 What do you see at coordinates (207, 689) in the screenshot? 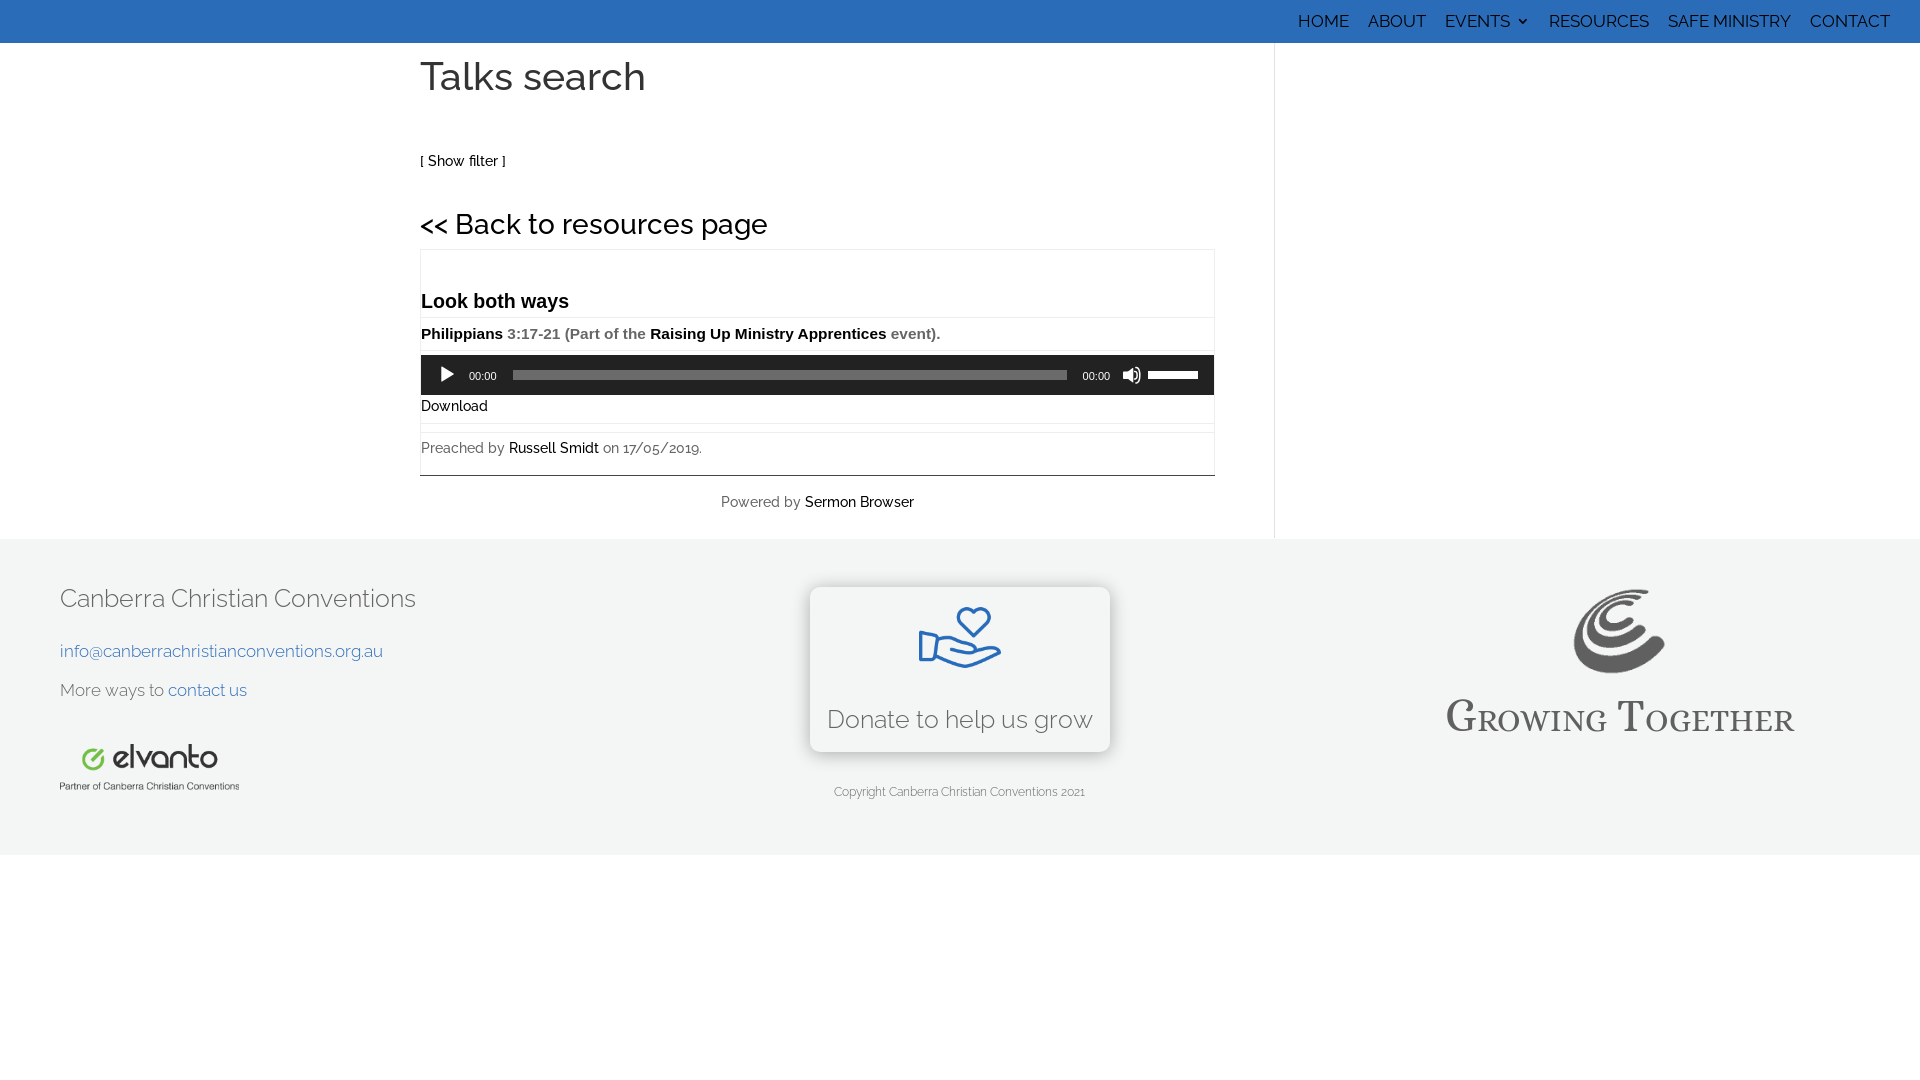
I see `'contact us'` at bounding box center [207, 689].